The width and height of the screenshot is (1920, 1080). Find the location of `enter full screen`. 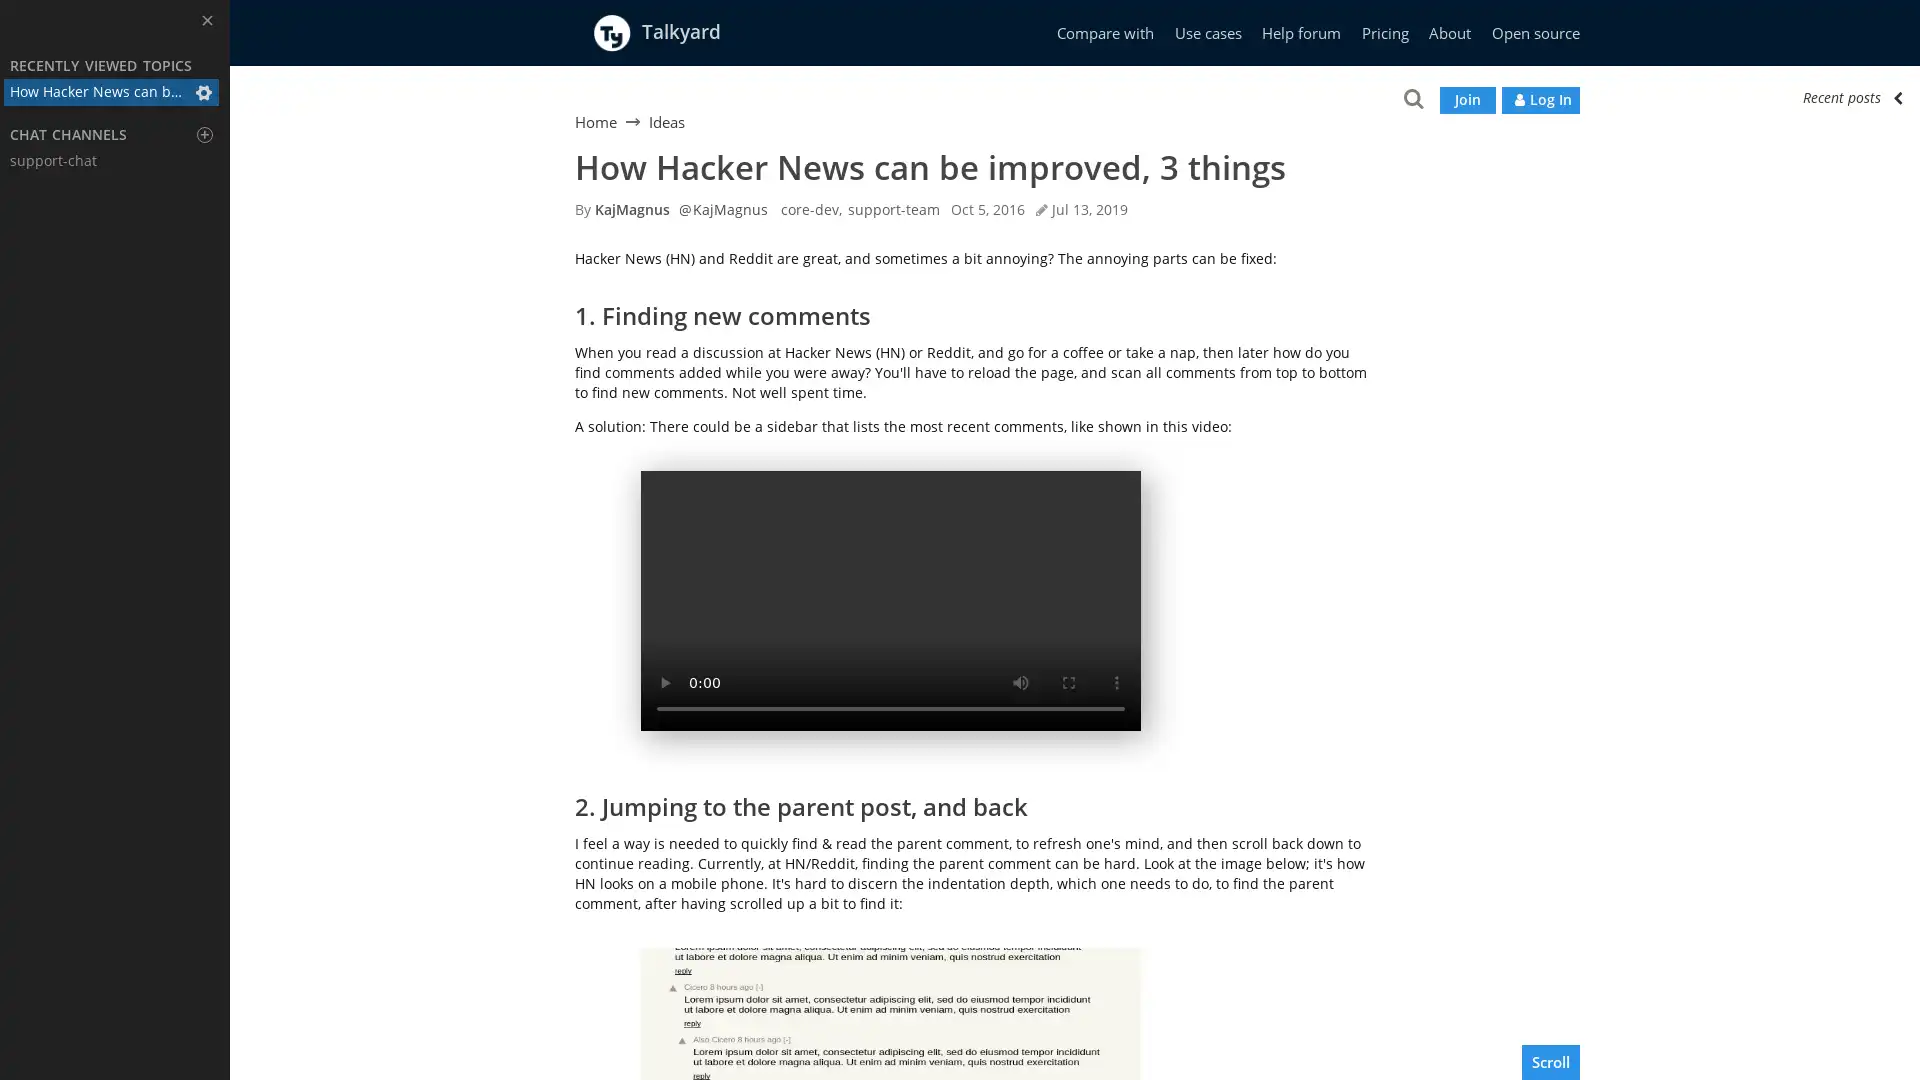

enter full screen is located at coordinates (1068, 681).